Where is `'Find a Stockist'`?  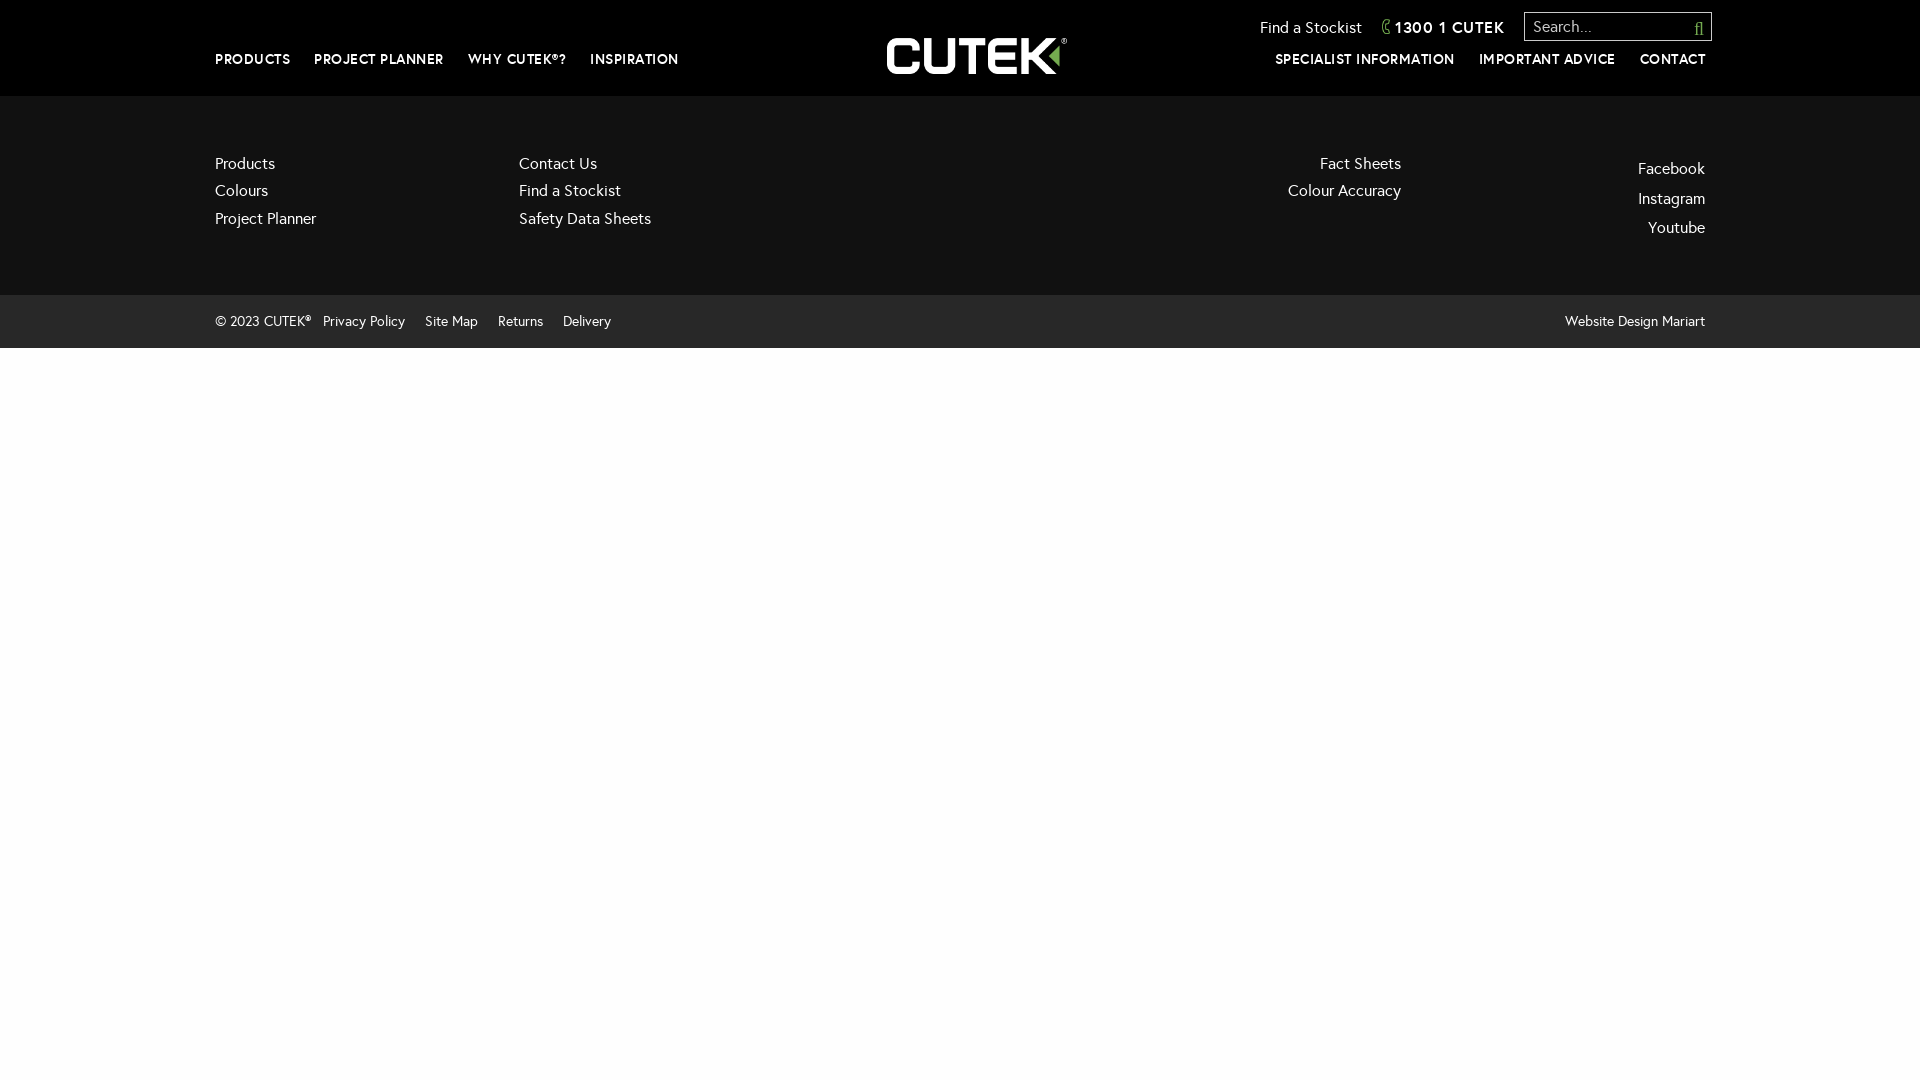
'Find a Stockist' is located at coordinates (1310, 27).